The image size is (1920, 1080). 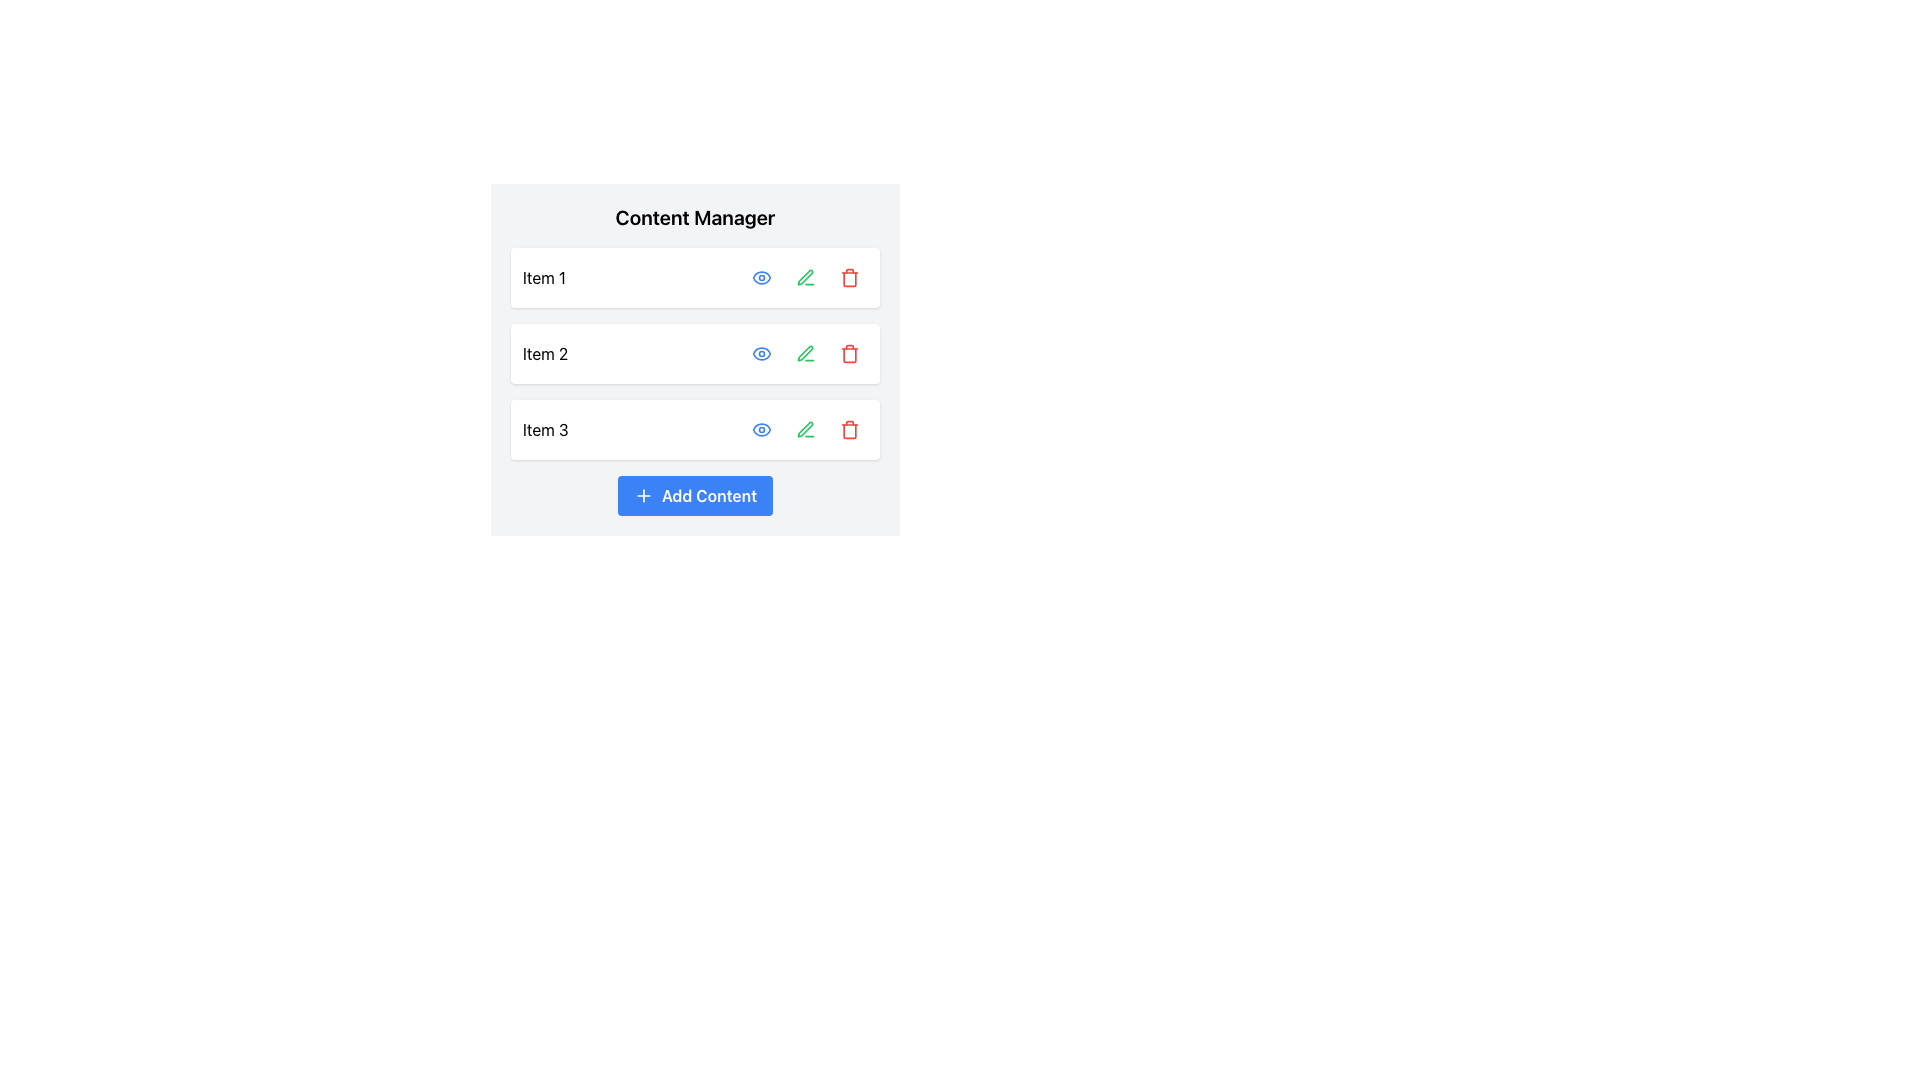 I want to click on the trash icon element, which signifies a delete function for the first content item in the list, so click(x=849, y=278).